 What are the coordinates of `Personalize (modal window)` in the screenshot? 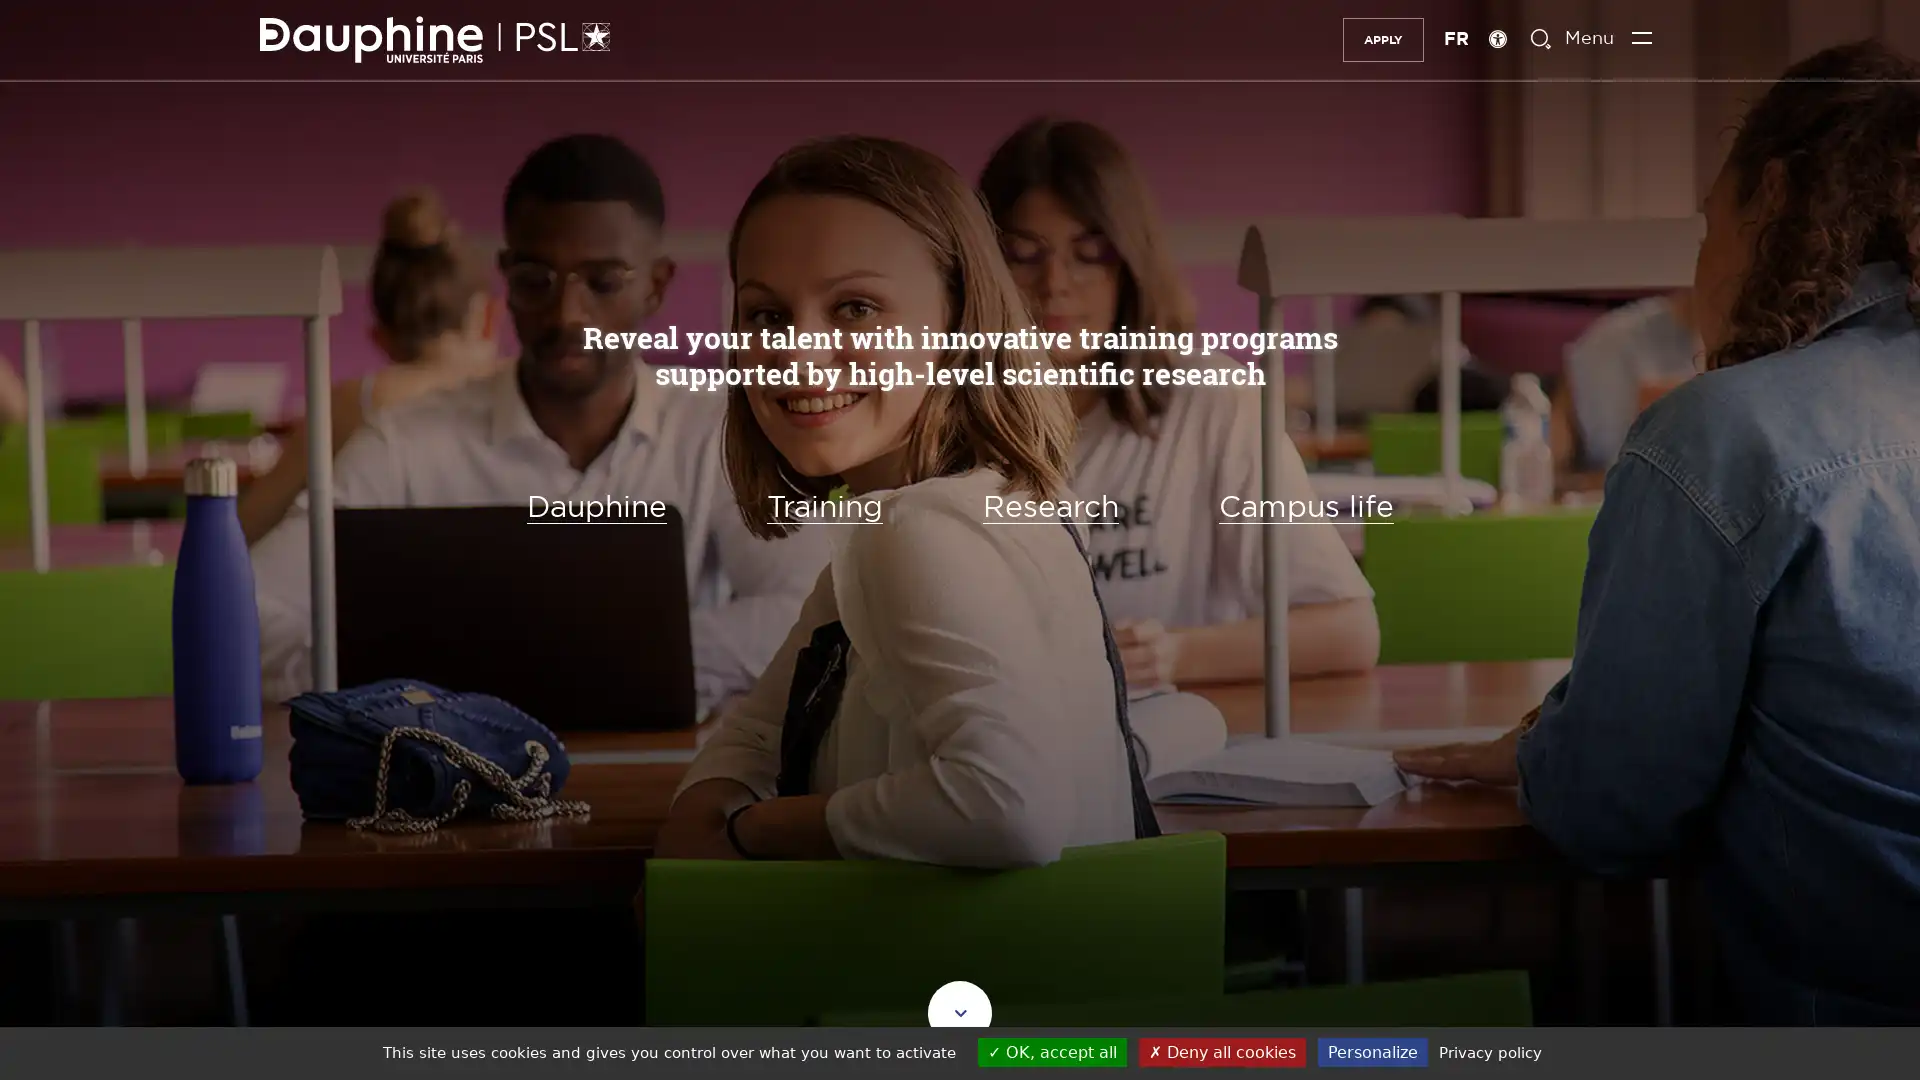 It's located at (1371, 1051).